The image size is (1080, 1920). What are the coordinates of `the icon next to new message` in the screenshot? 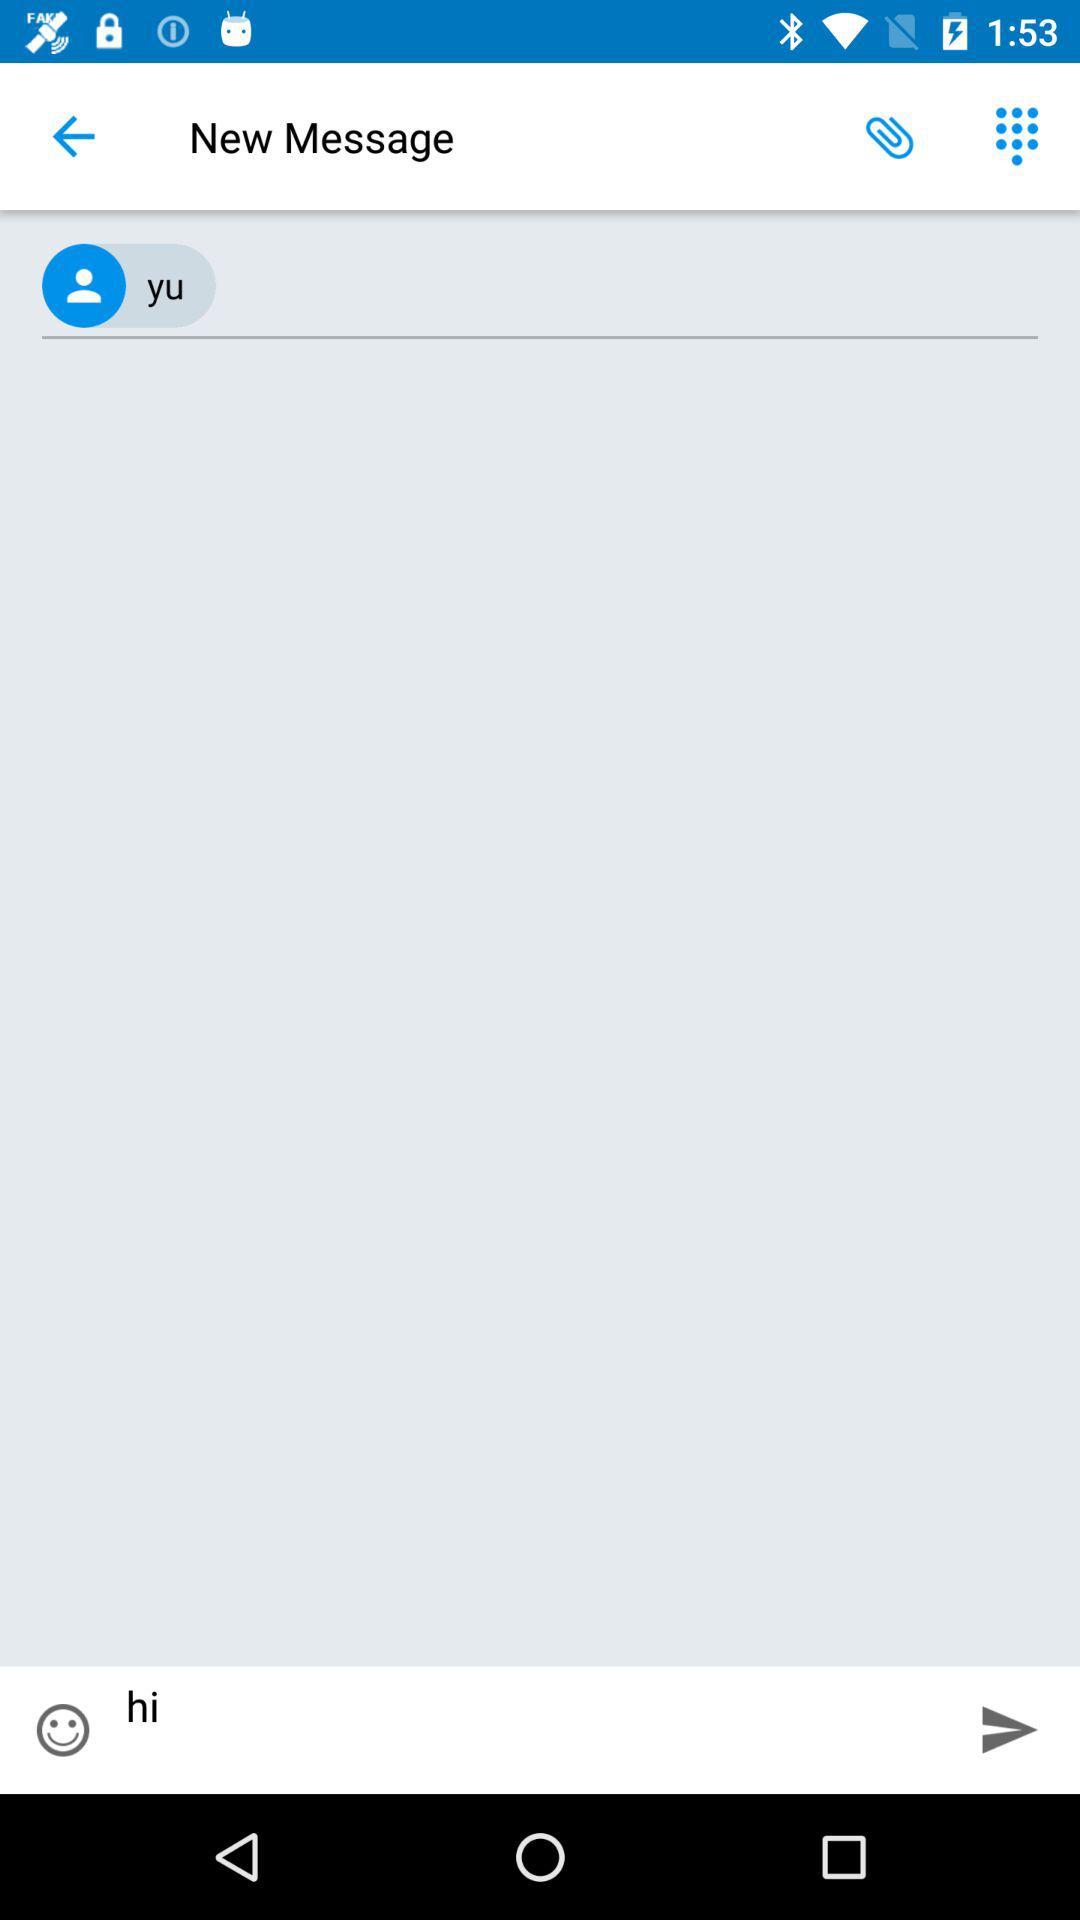 It's located at (72, 135).